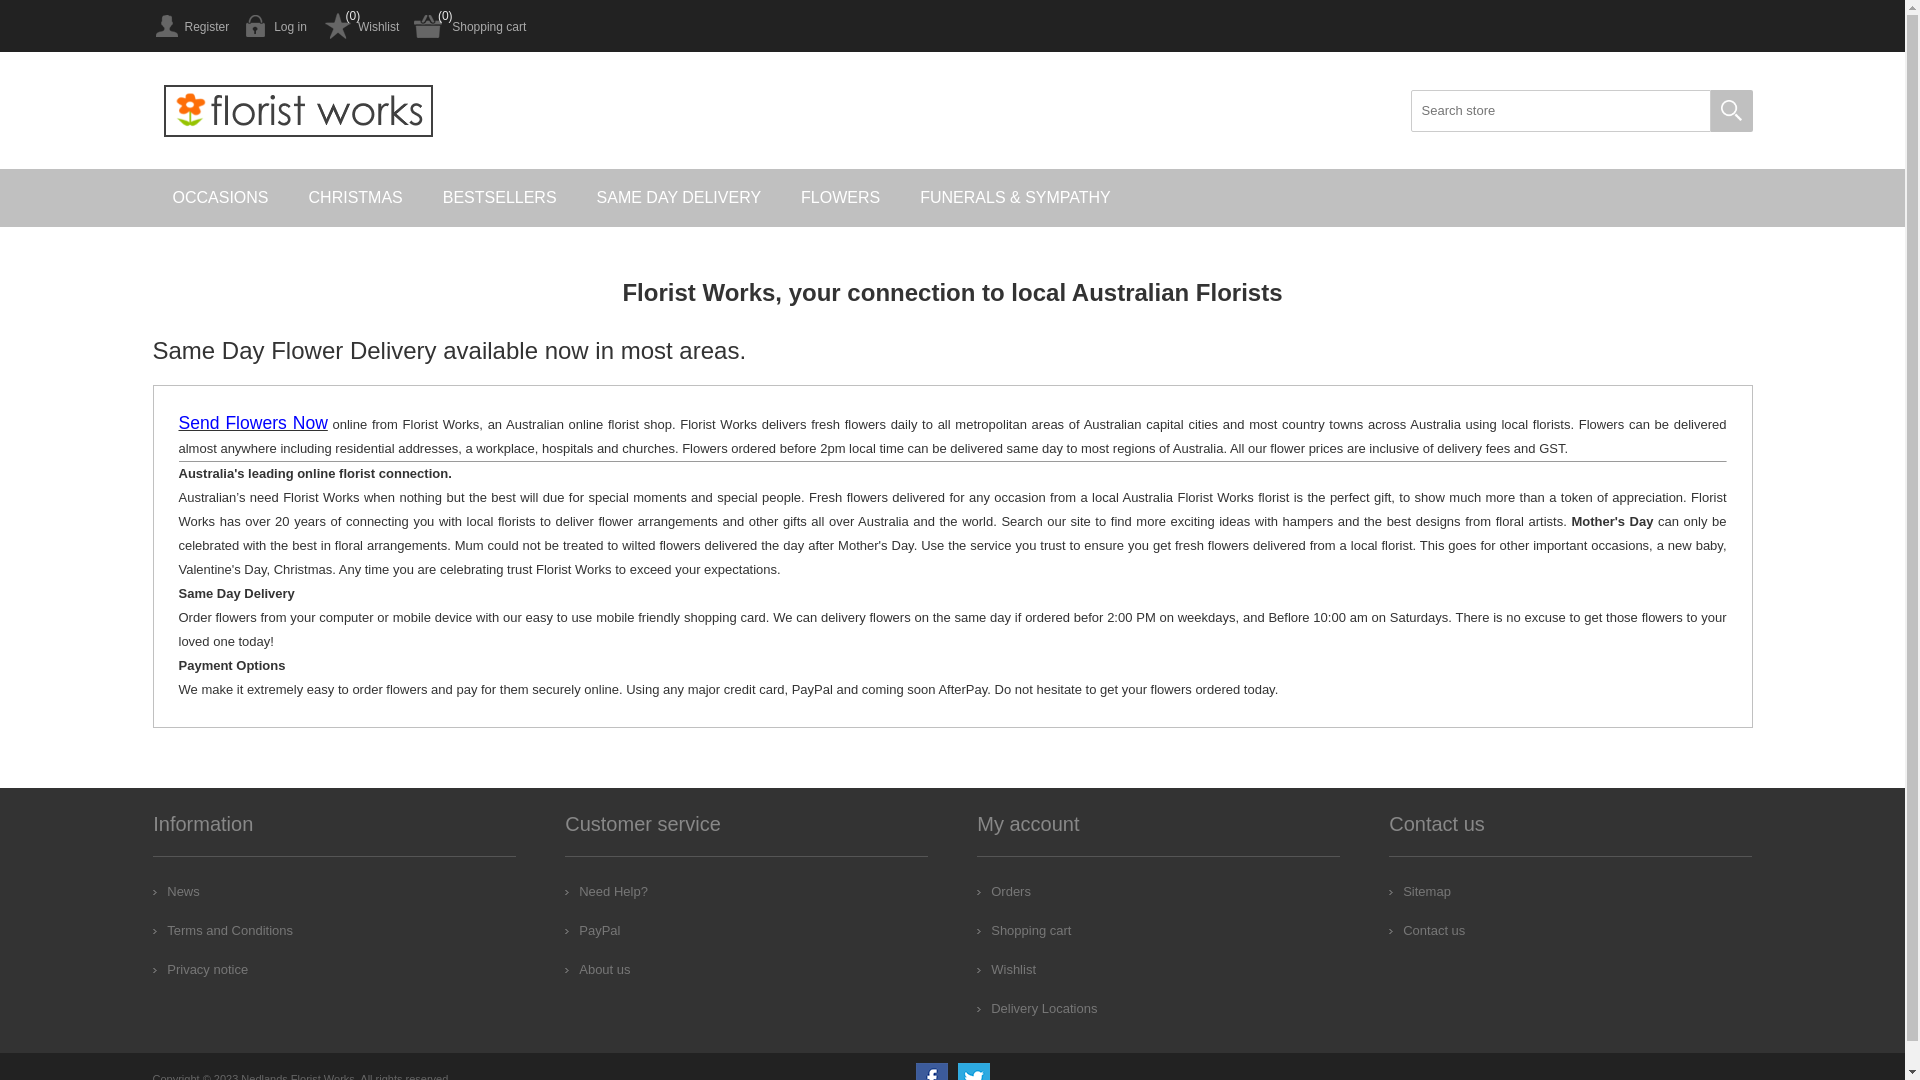 Image resolution: width=1920 pixels, height=1080 pixels. I want to click on 'SAME DAY DELIVERY', so click(679, 197).